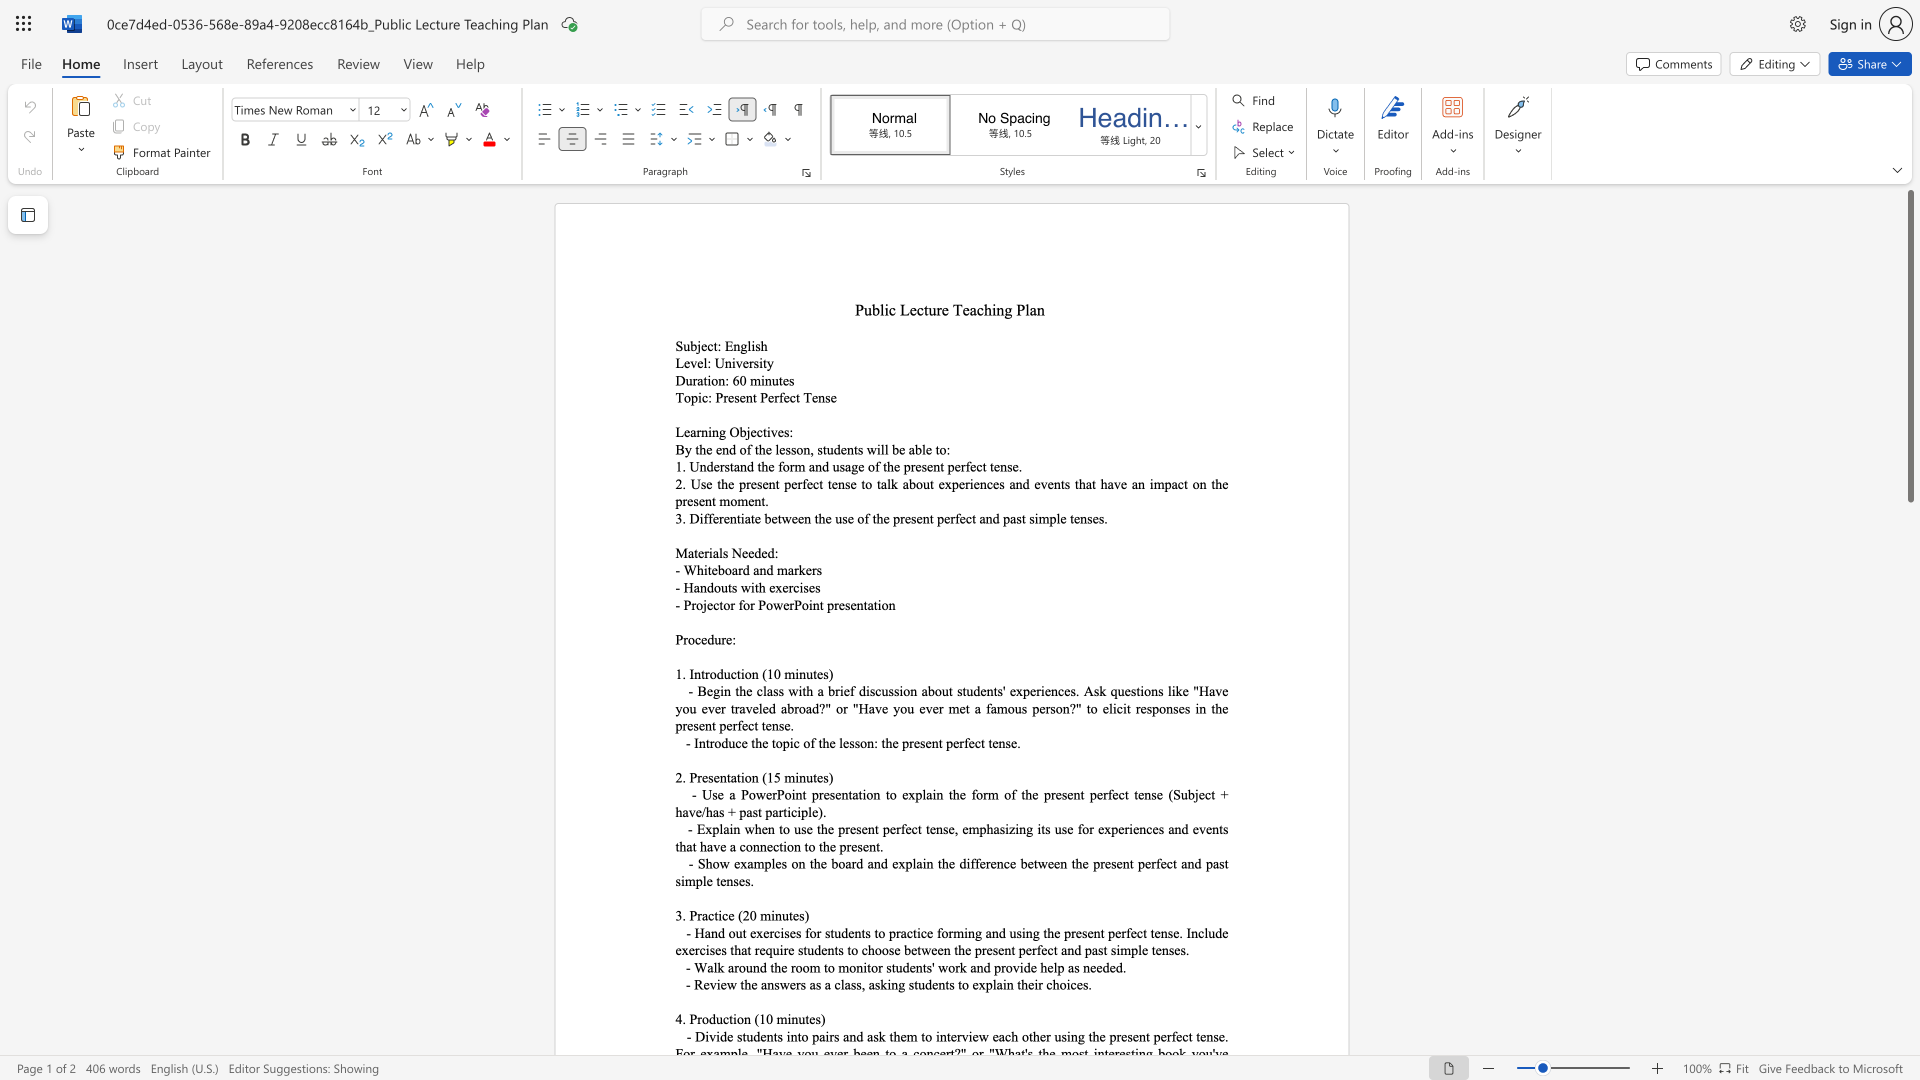  What do you see at coordinates (874, 949) in the screenshot?
I see `the subset text "oose between the present perfect and past simple" within the text "- Hand out exercises for students to practice forming and using the present perfect tense. Include exercises that require students to choose between the present perfect and past simple tenses."` at bounding box center [874, 949].